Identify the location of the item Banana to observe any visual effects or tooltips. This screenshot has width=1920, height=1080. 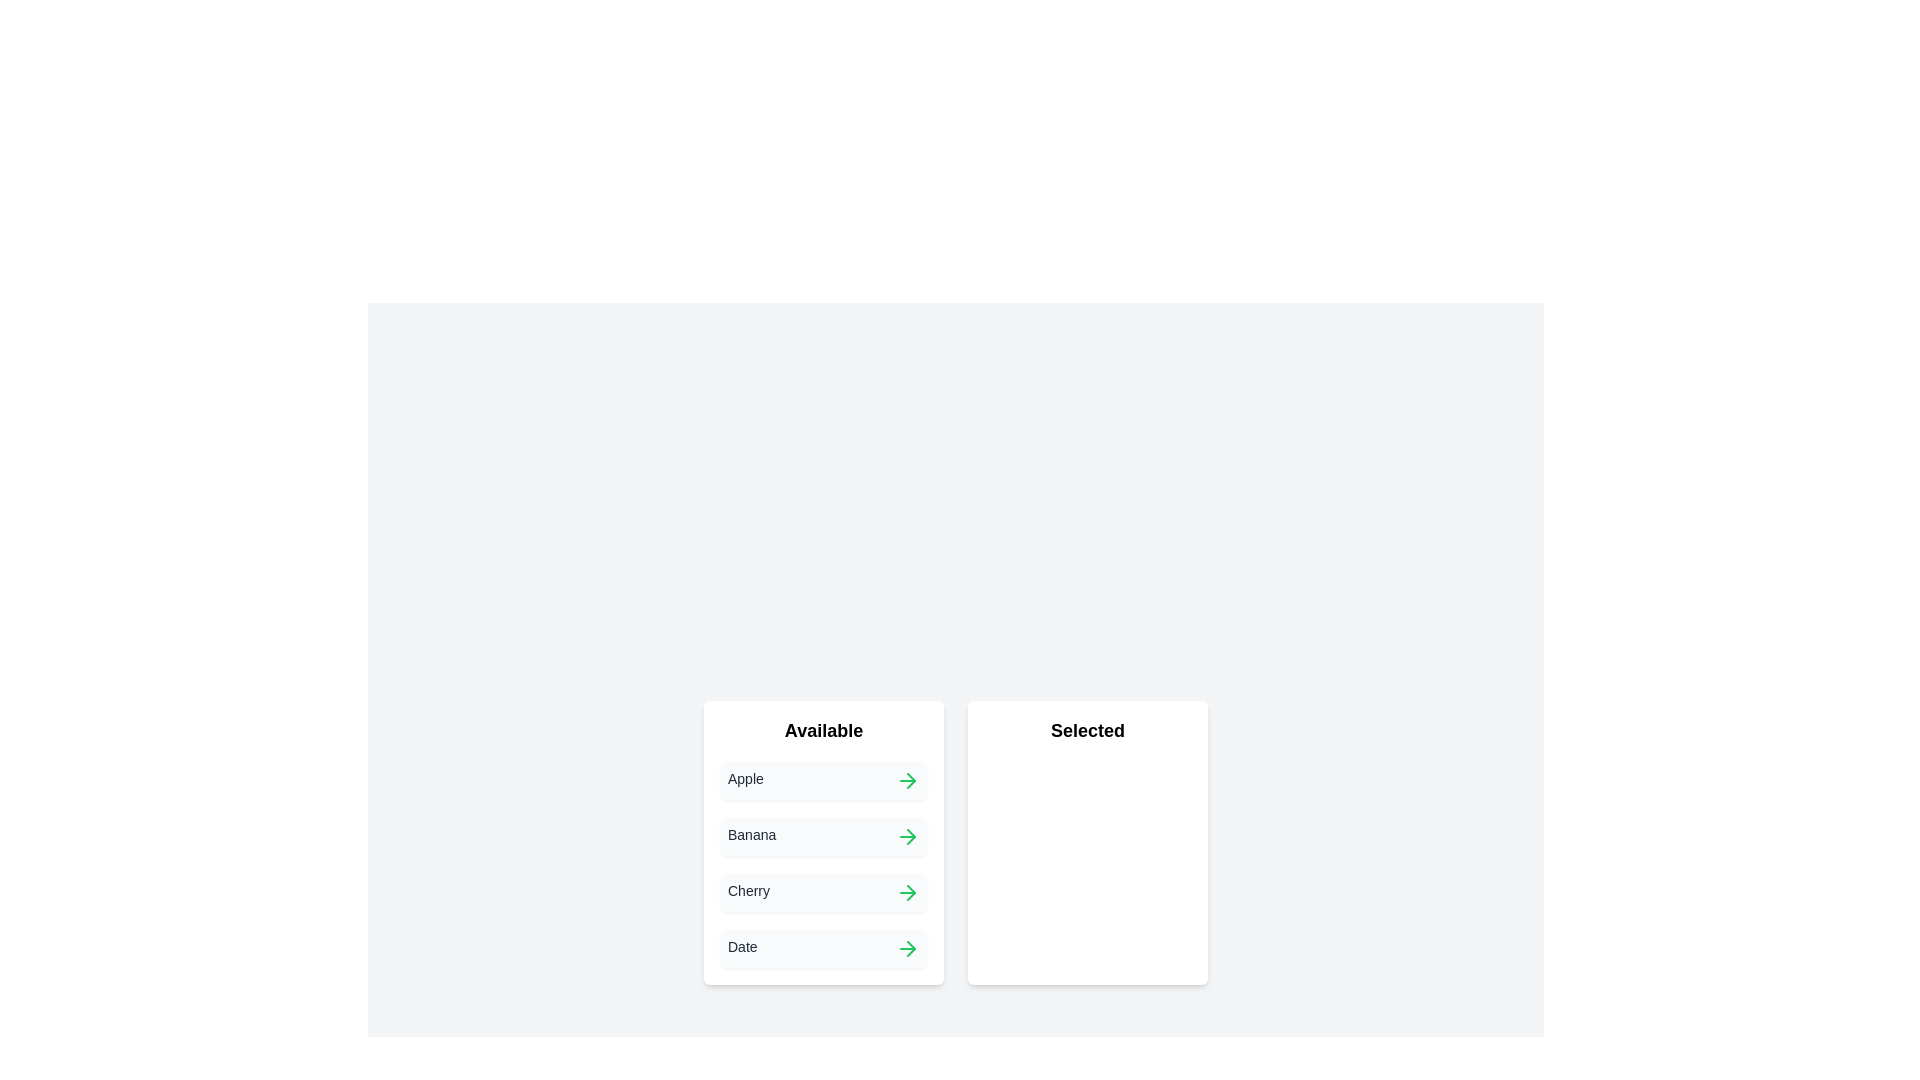
(824, 837).